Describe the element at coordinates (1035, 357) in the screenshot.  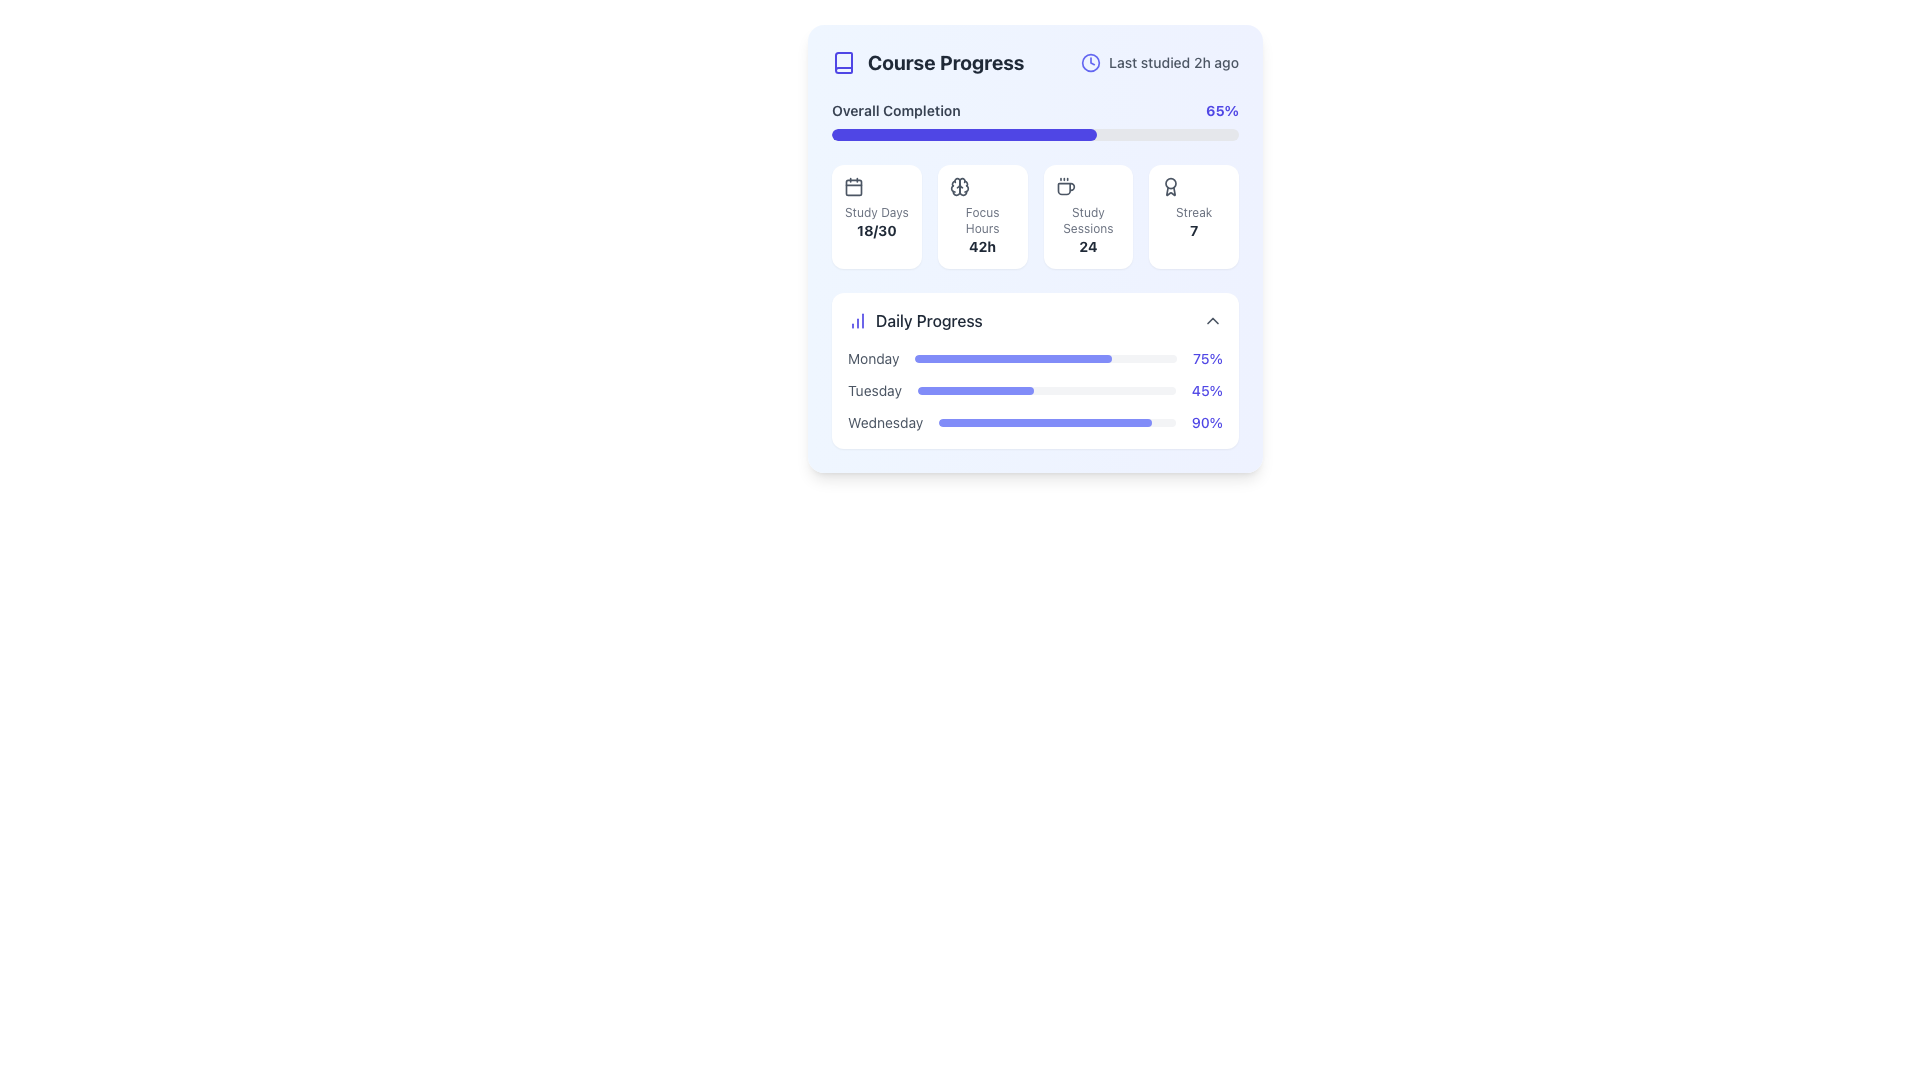
I see `label information from the horizontal progress bar labeled 'Monday' with '75%' on the right, located in the 'Daily Progress' section as the first progress bar` at that location.